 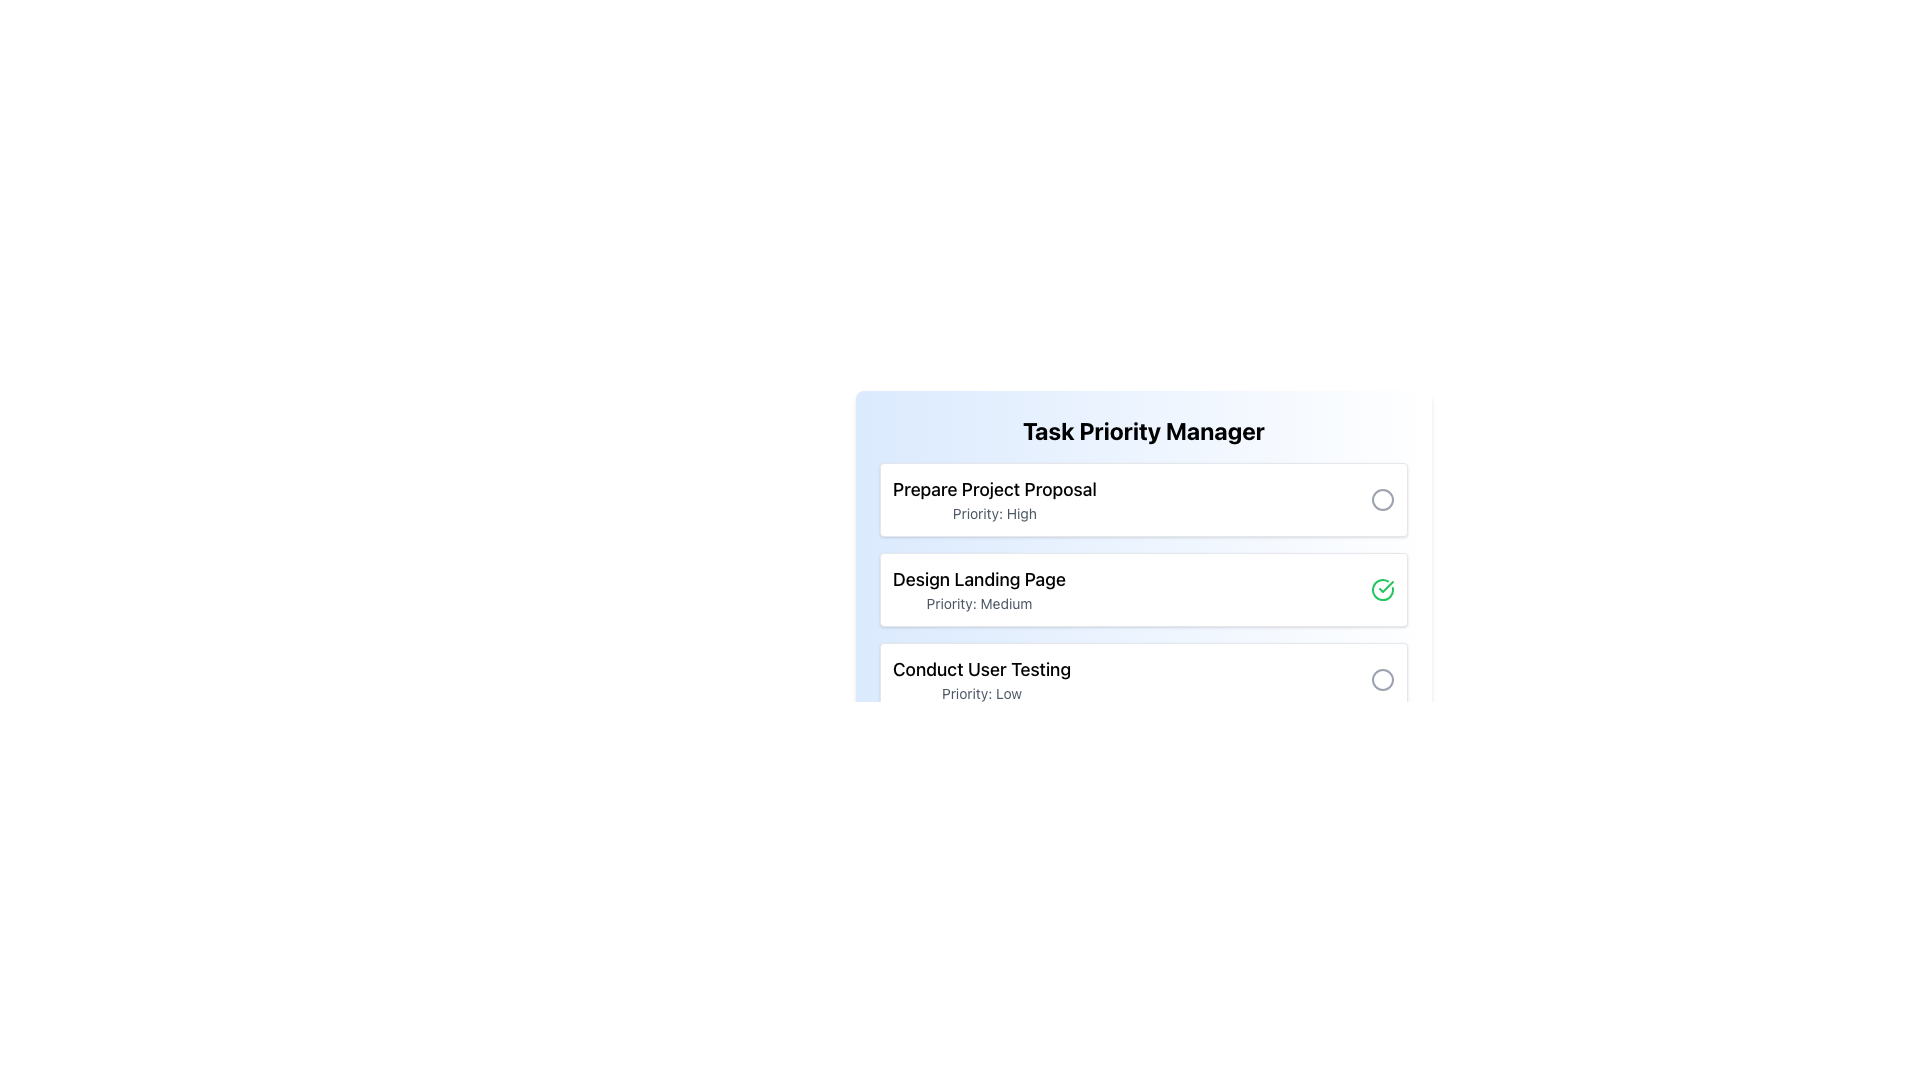 I want to click on the text label reading 'Design Landing Page', so click(x=979, y=579).